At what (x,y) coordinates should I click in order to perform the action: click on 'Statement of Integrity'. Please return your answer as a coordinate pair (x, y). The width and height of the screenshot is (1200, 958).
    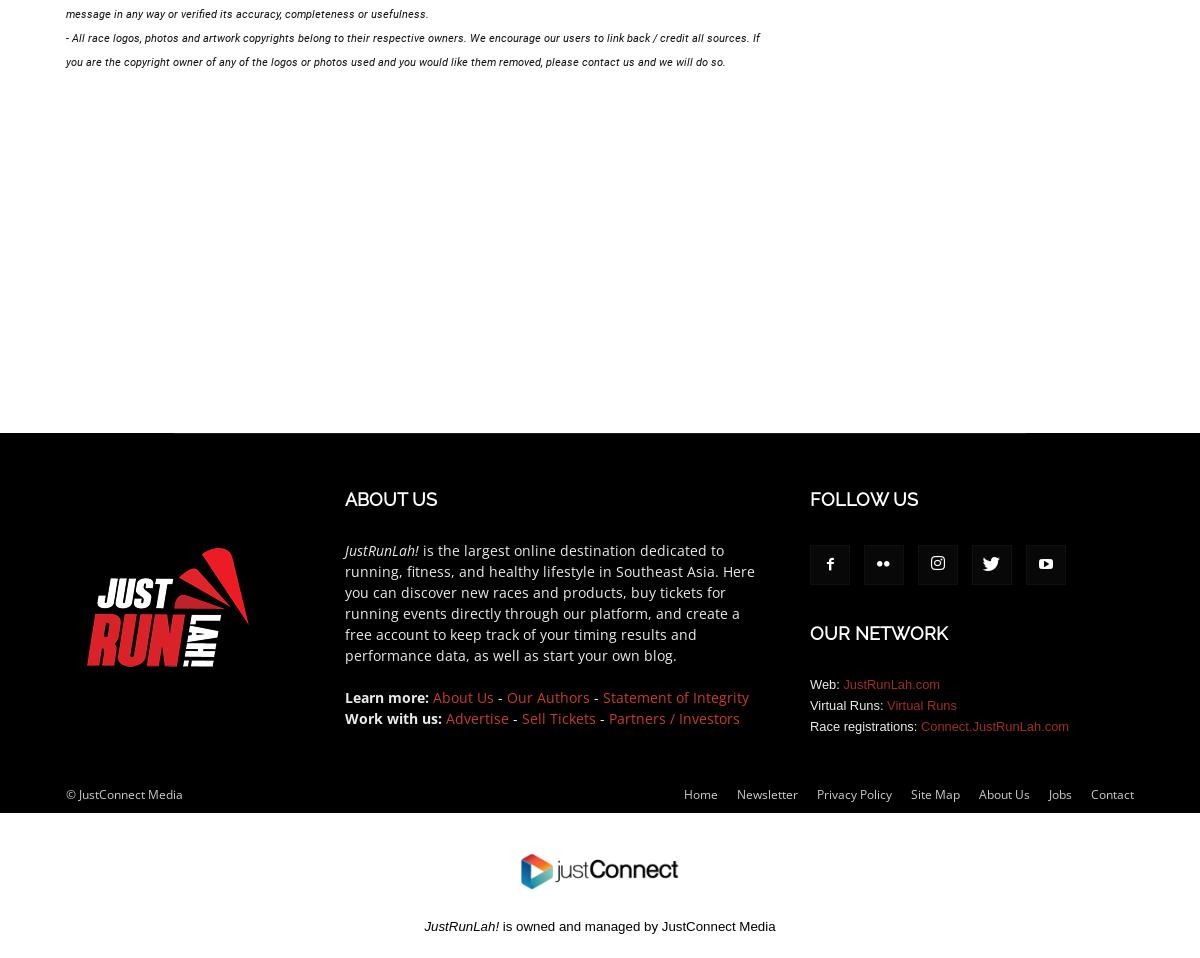
    Looking at the image, I should click on (675, 695).